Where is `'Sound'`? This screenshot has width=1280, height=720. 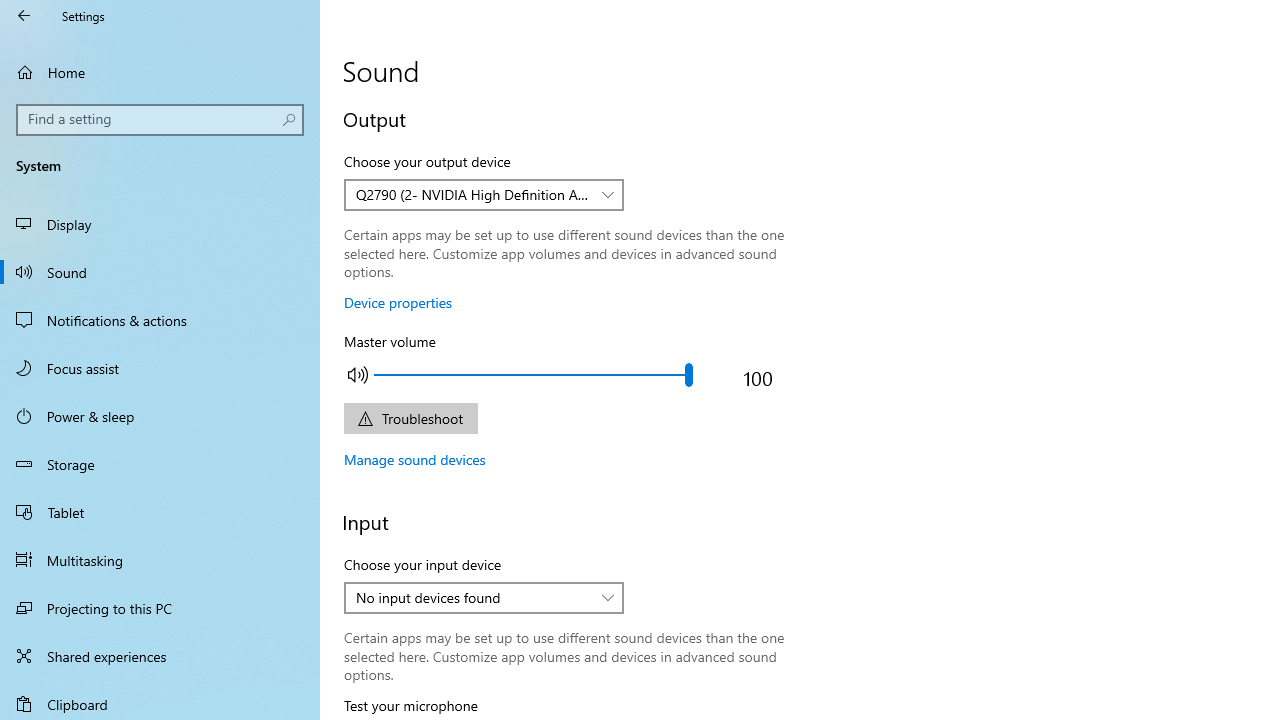
'Sound' is located at coordinates (160, 271).